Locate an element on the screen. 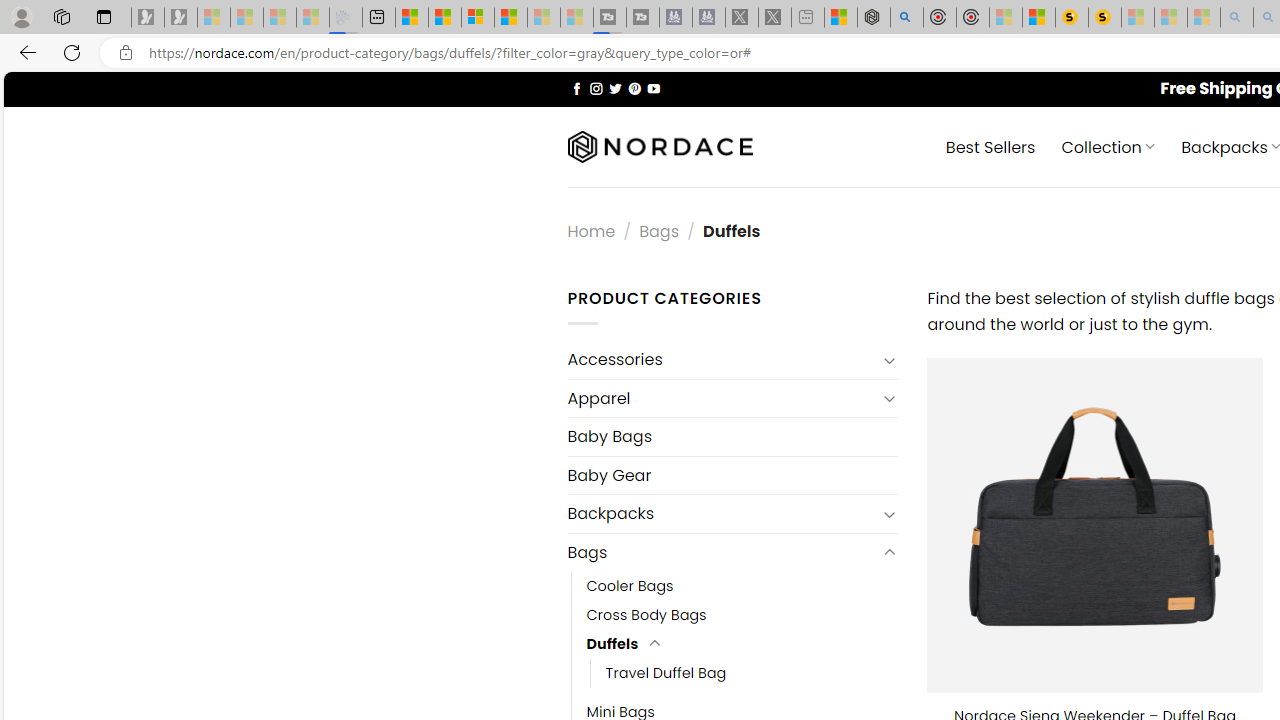 The image size is (1280, 720). 'Cooler Bags' is located at coordinates (629, 585).